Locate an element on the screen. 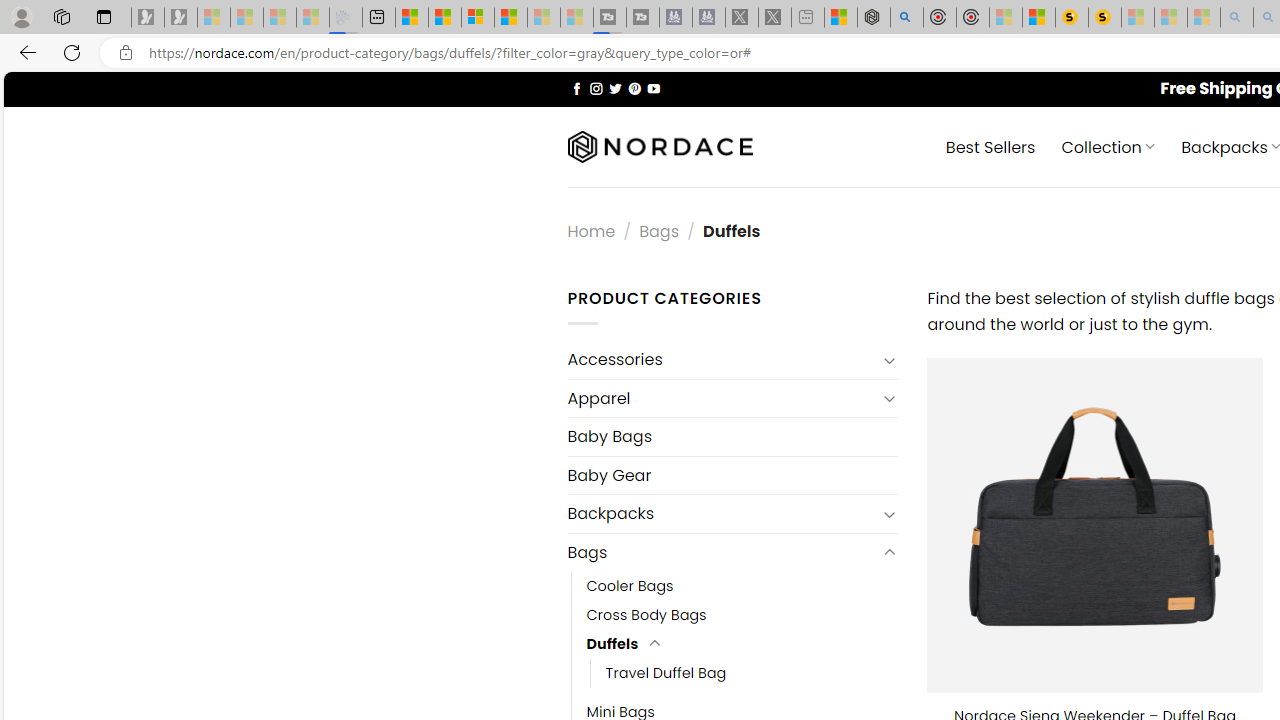 The image size is (1280, 720). 'Cooler Bags' is located at coordinates (629, 585).